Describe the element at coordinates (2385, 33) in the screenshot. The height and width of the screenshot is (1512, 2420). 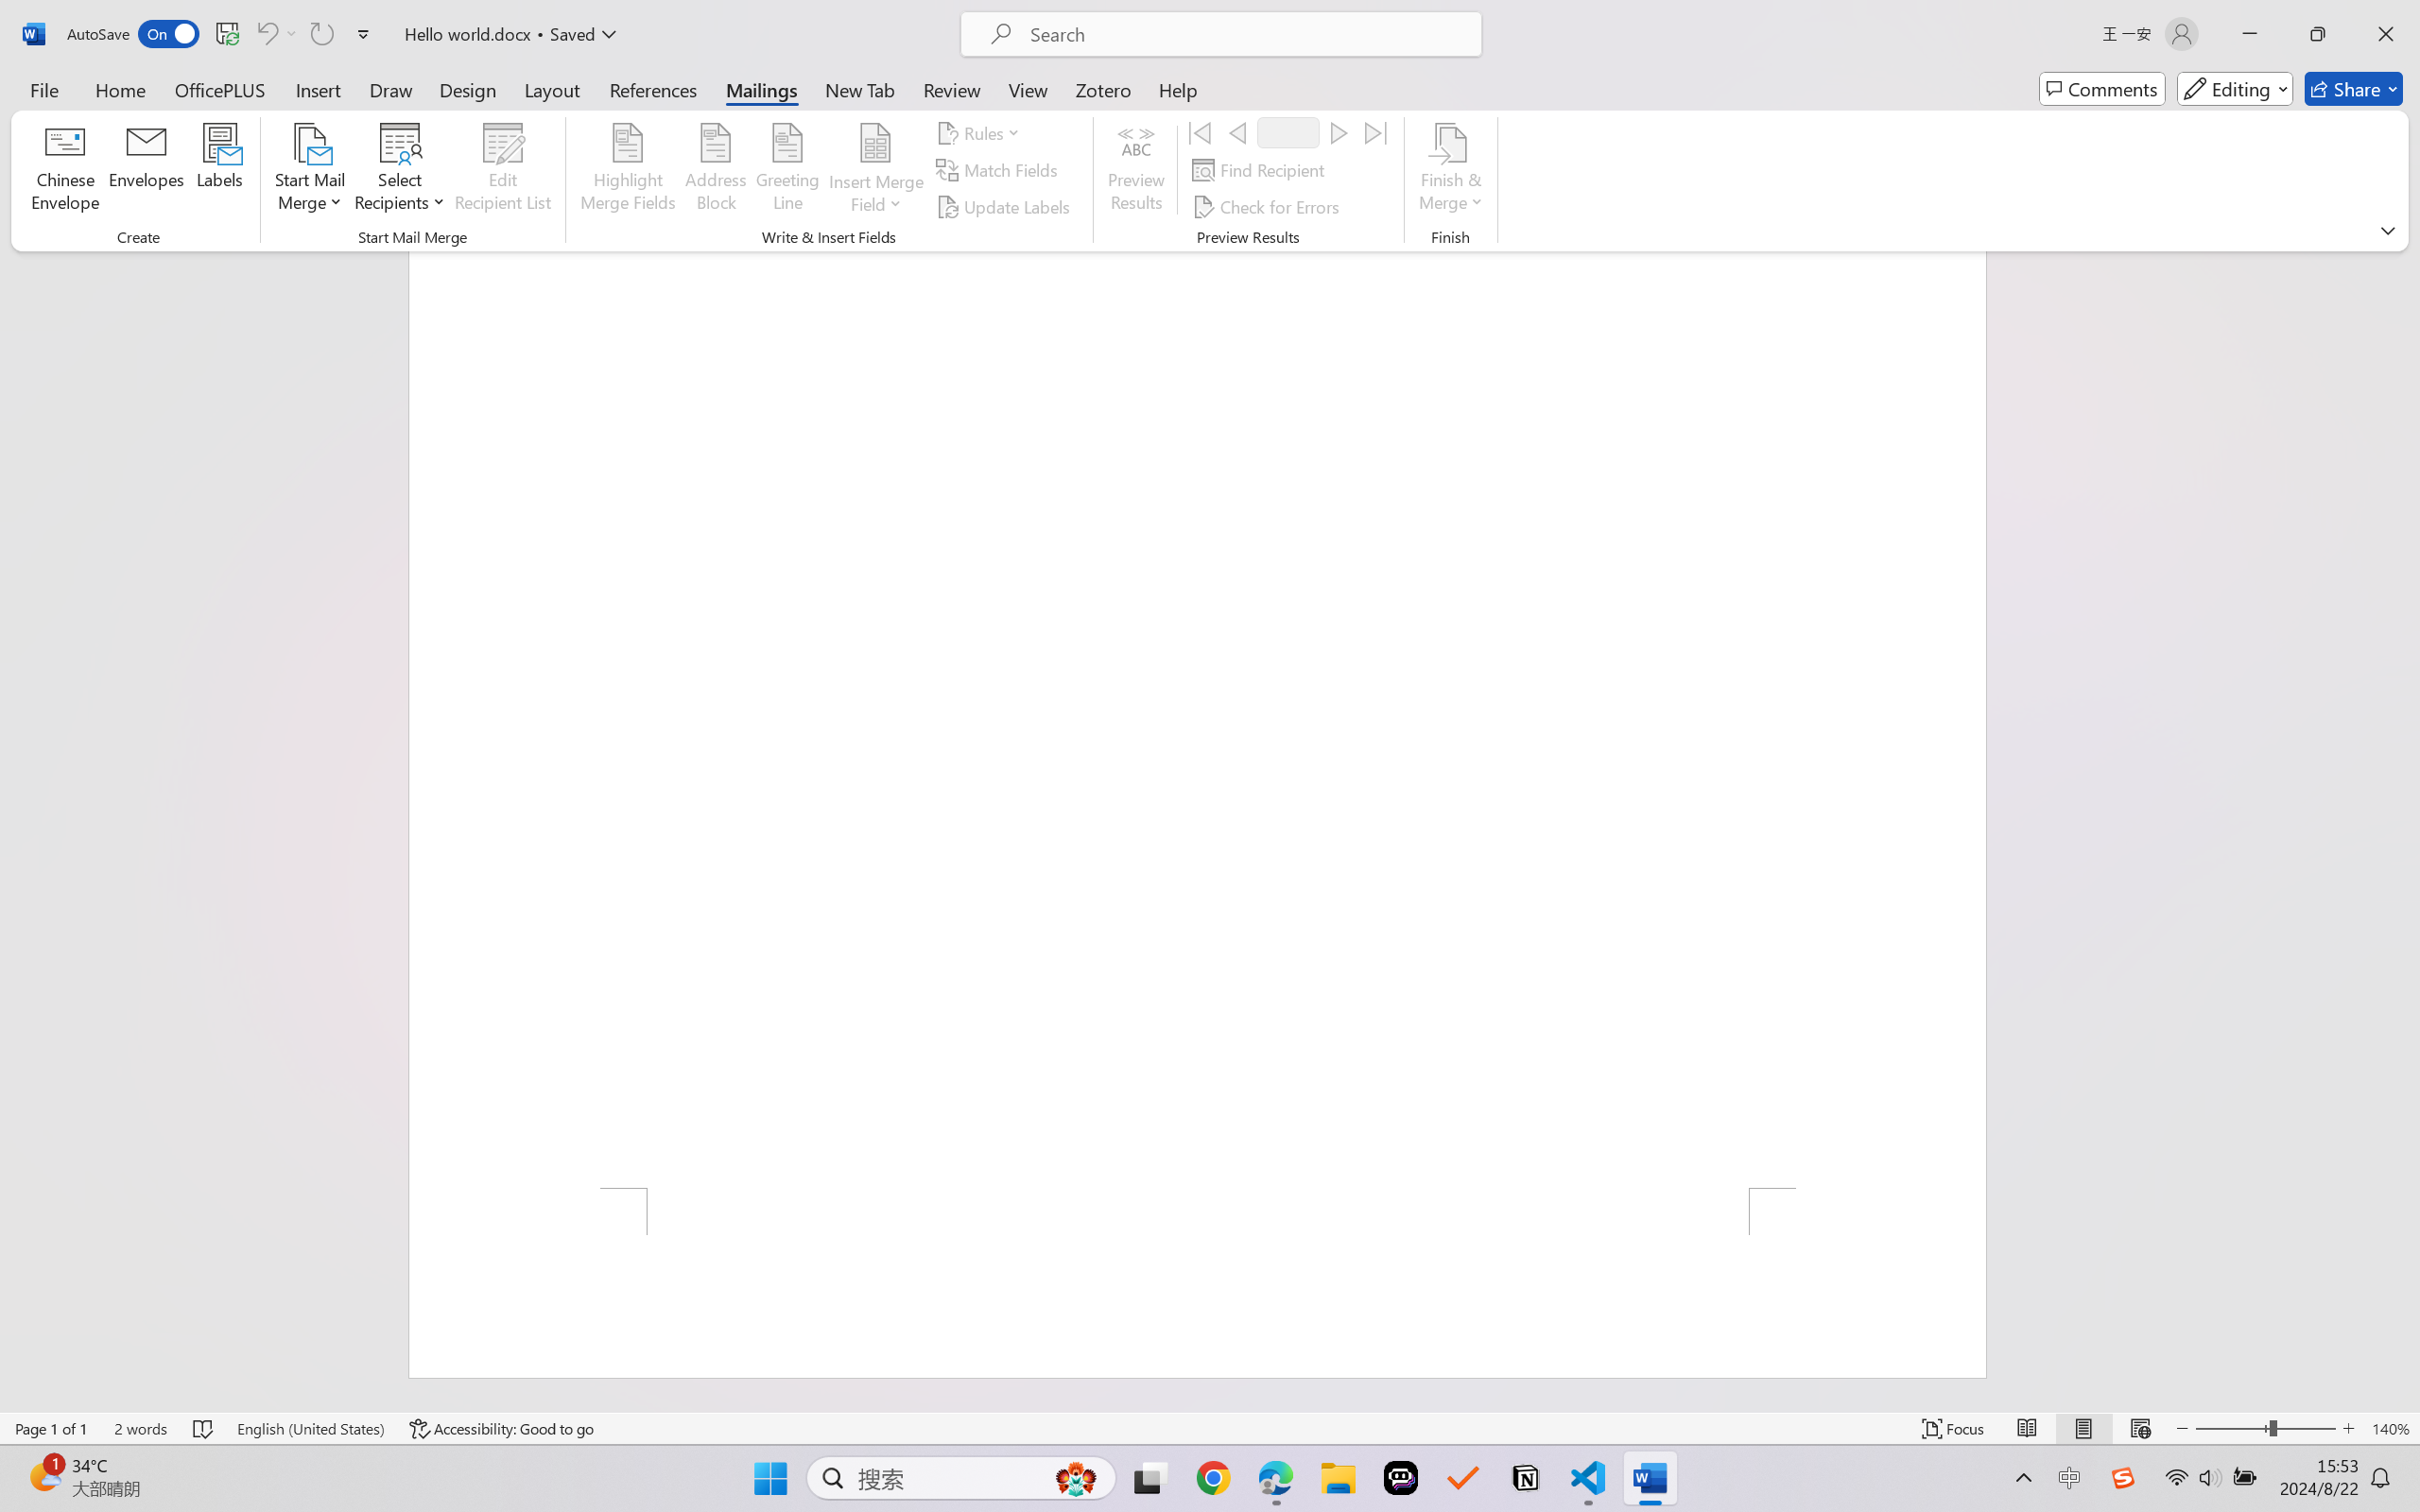
I see `'Close'` at that location.